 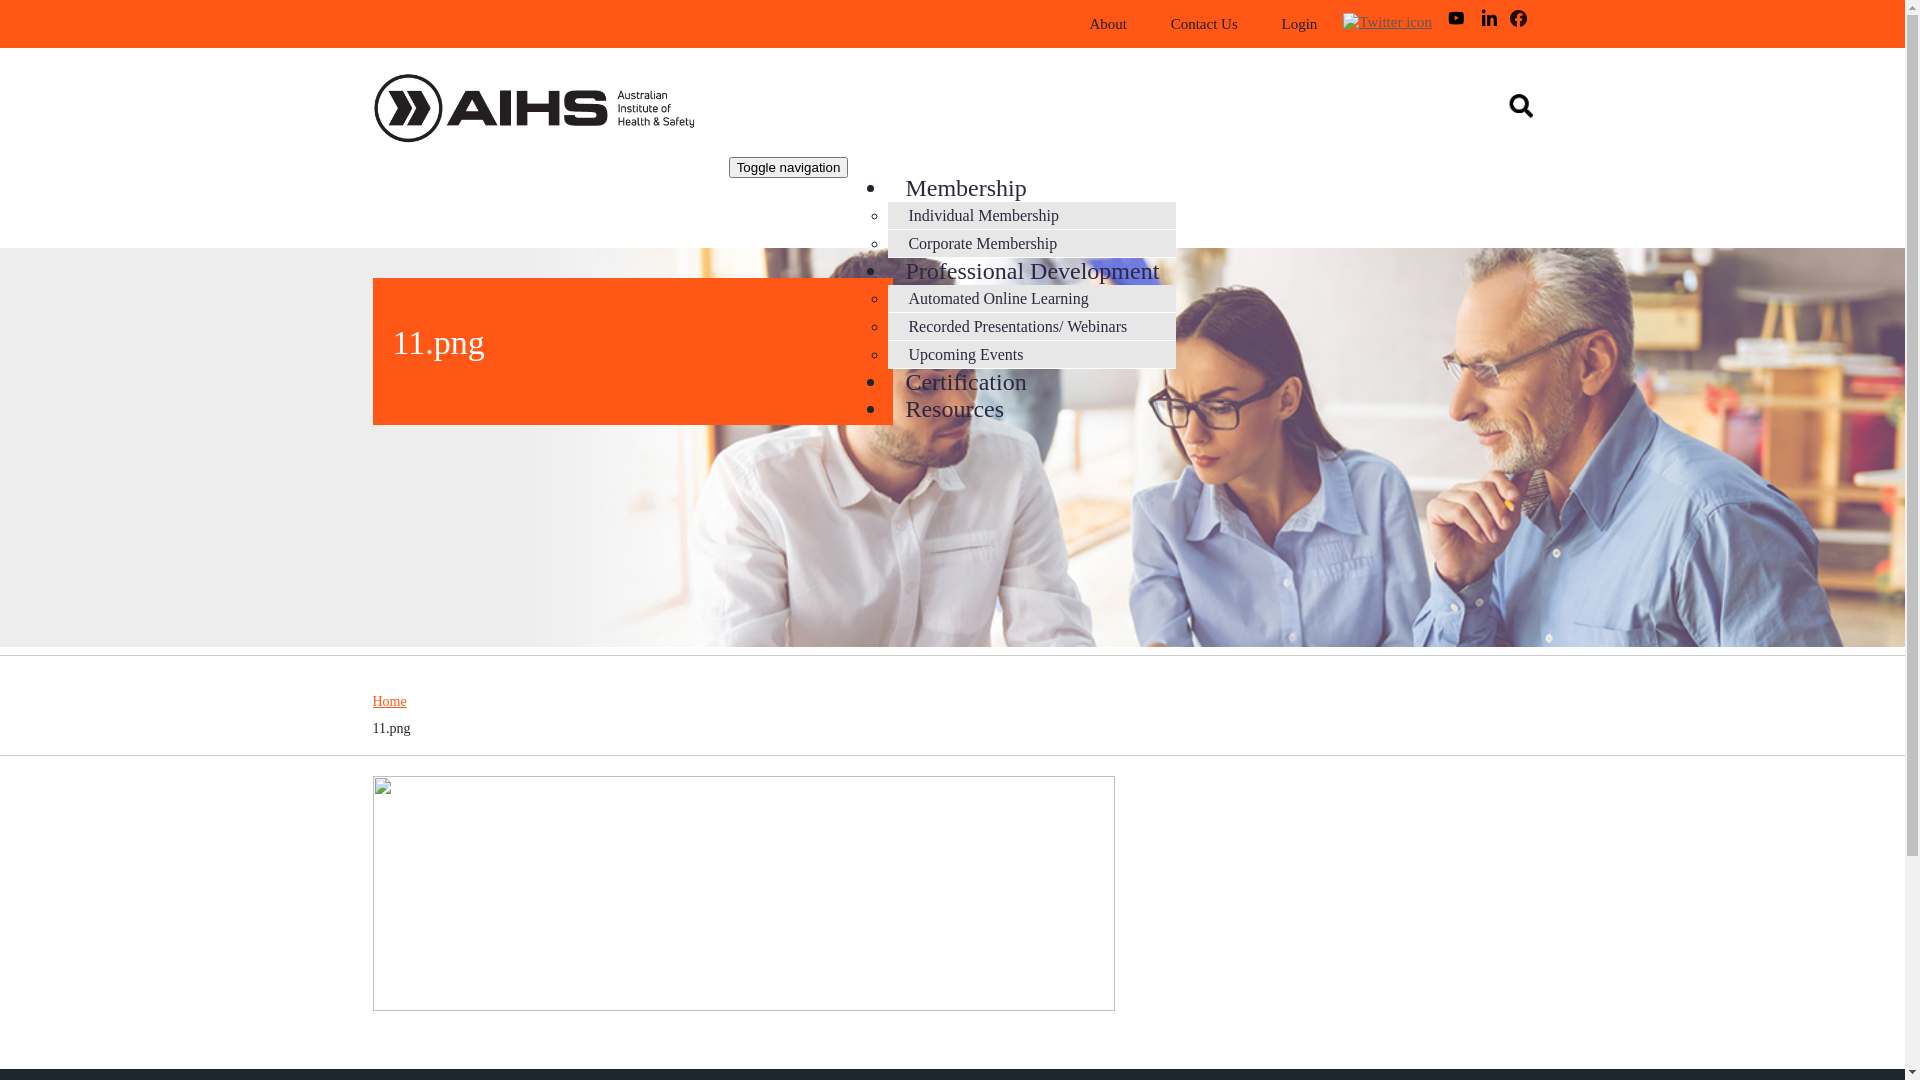 I want to click on 'About', so click(x=1068, y=23).